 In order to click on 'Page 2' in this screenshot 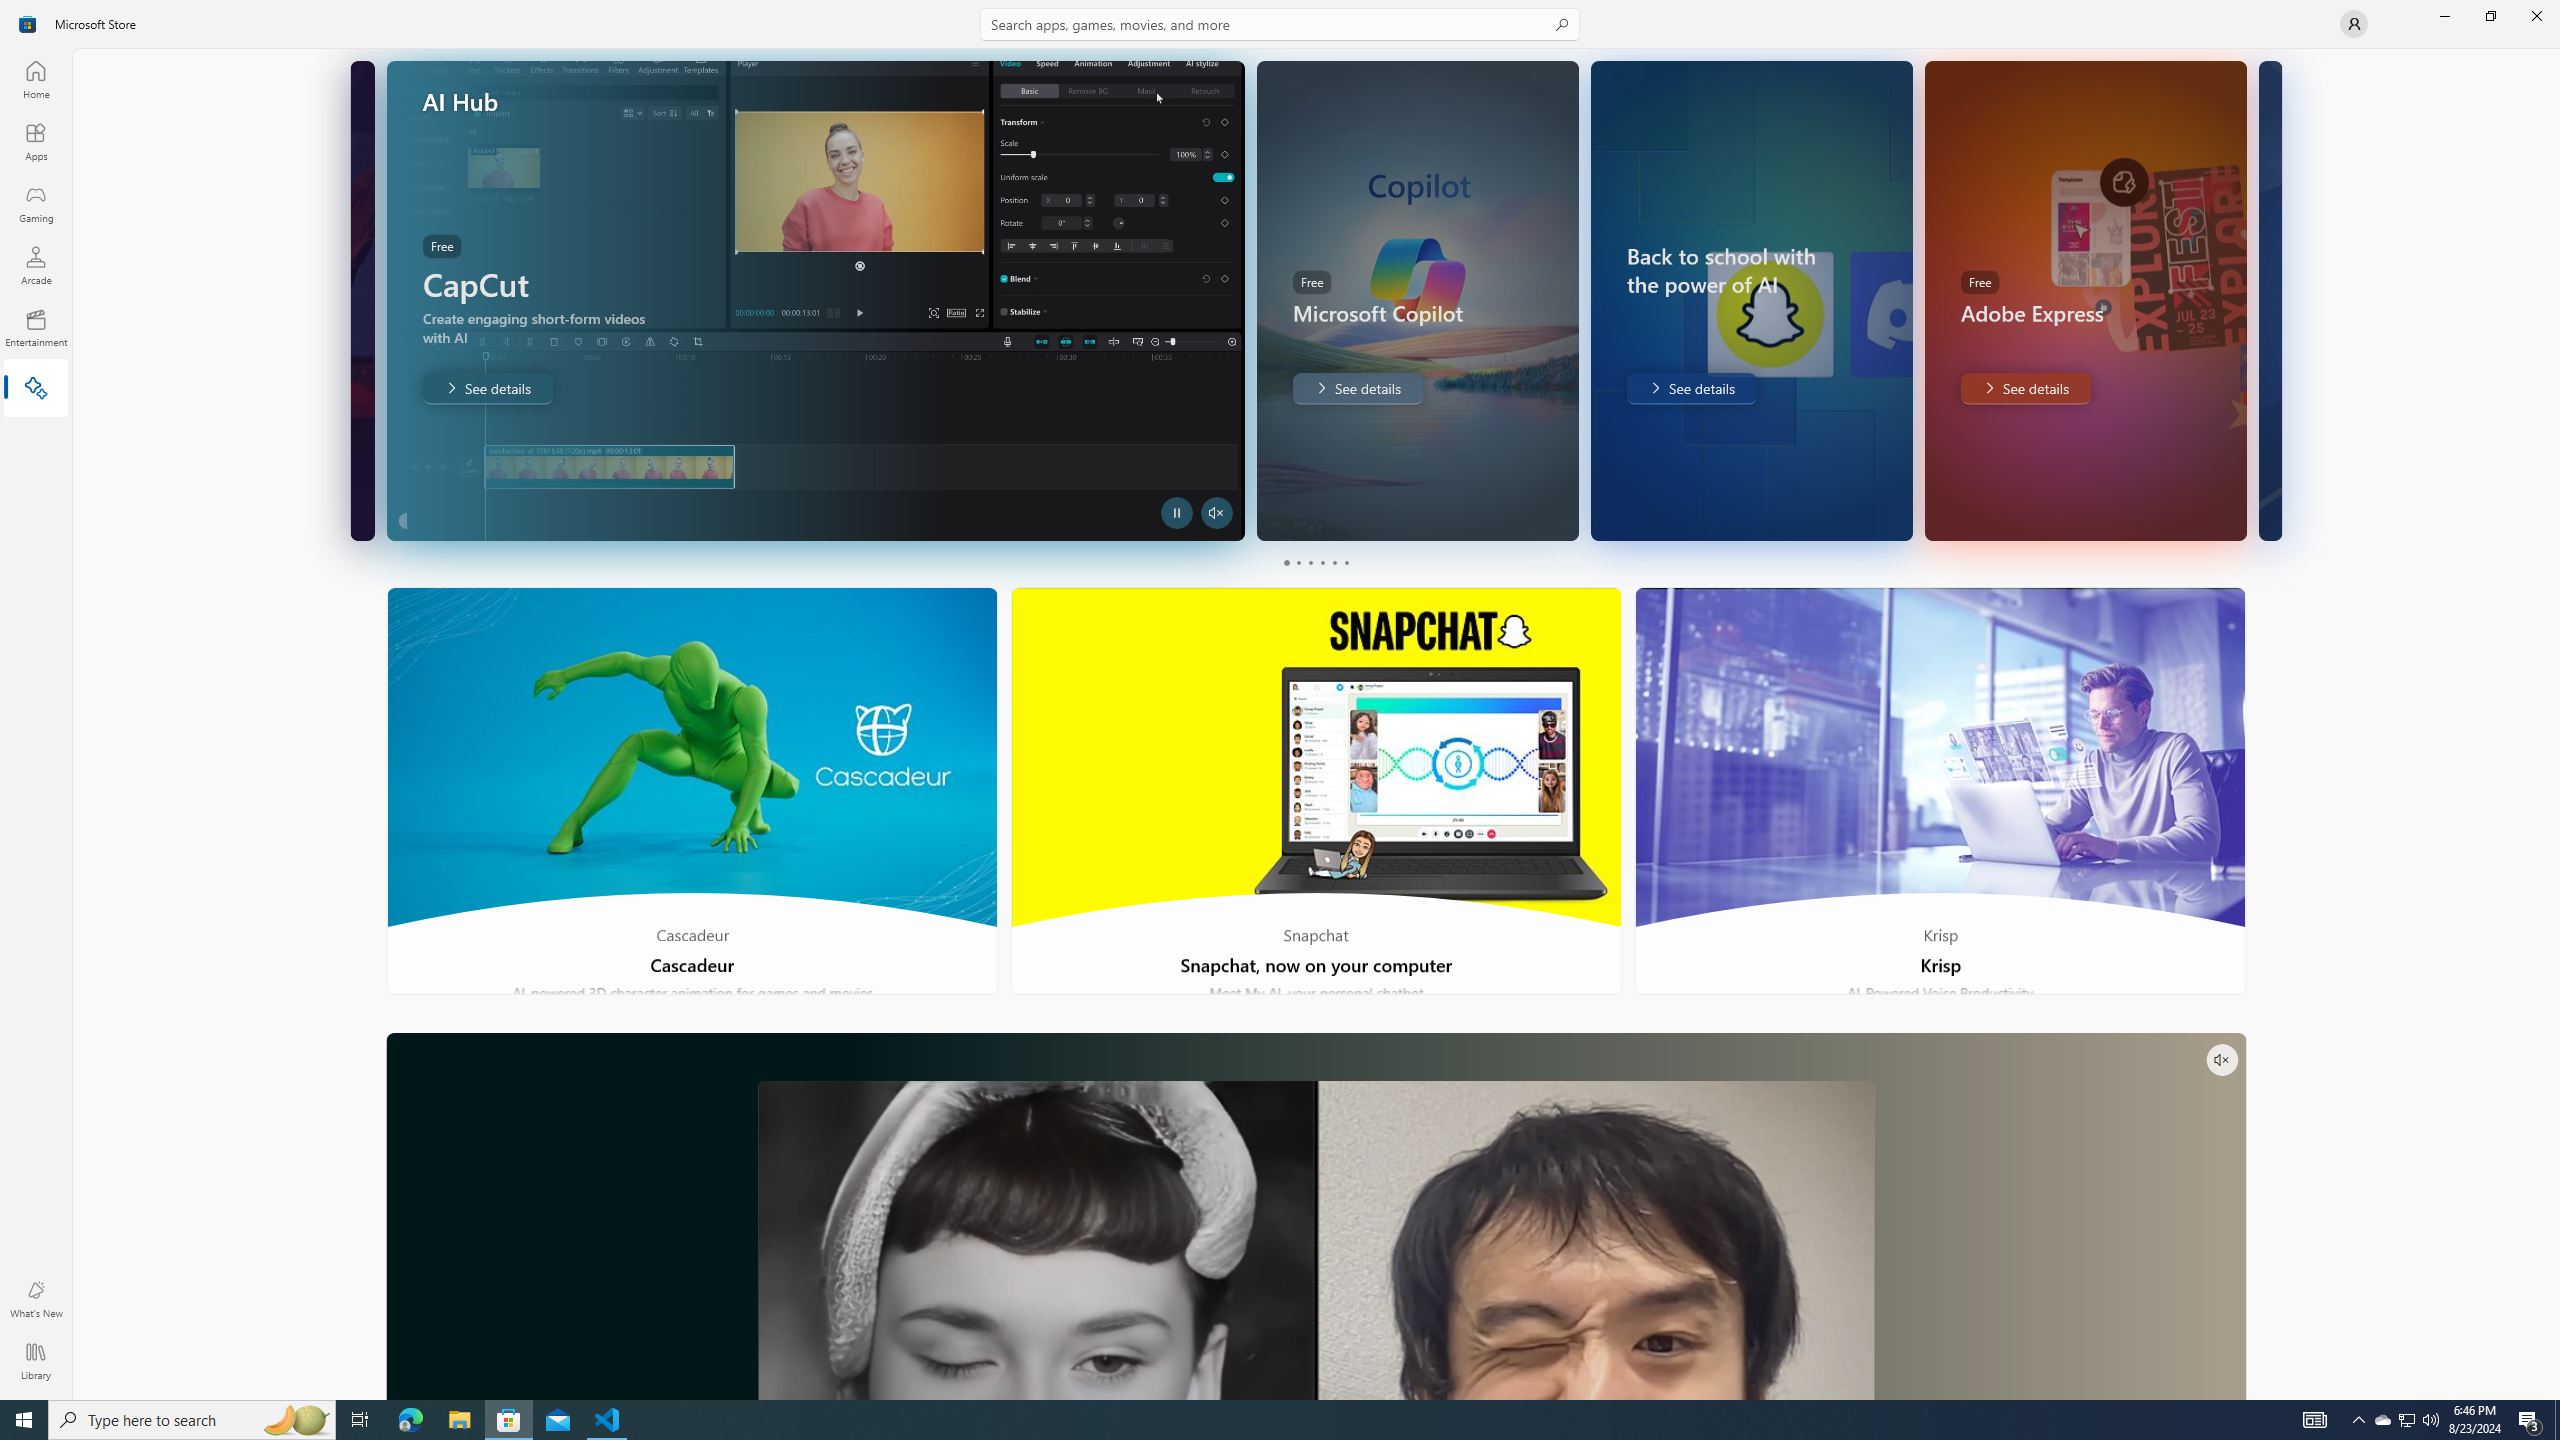, I will do `click(1296, 562)`.